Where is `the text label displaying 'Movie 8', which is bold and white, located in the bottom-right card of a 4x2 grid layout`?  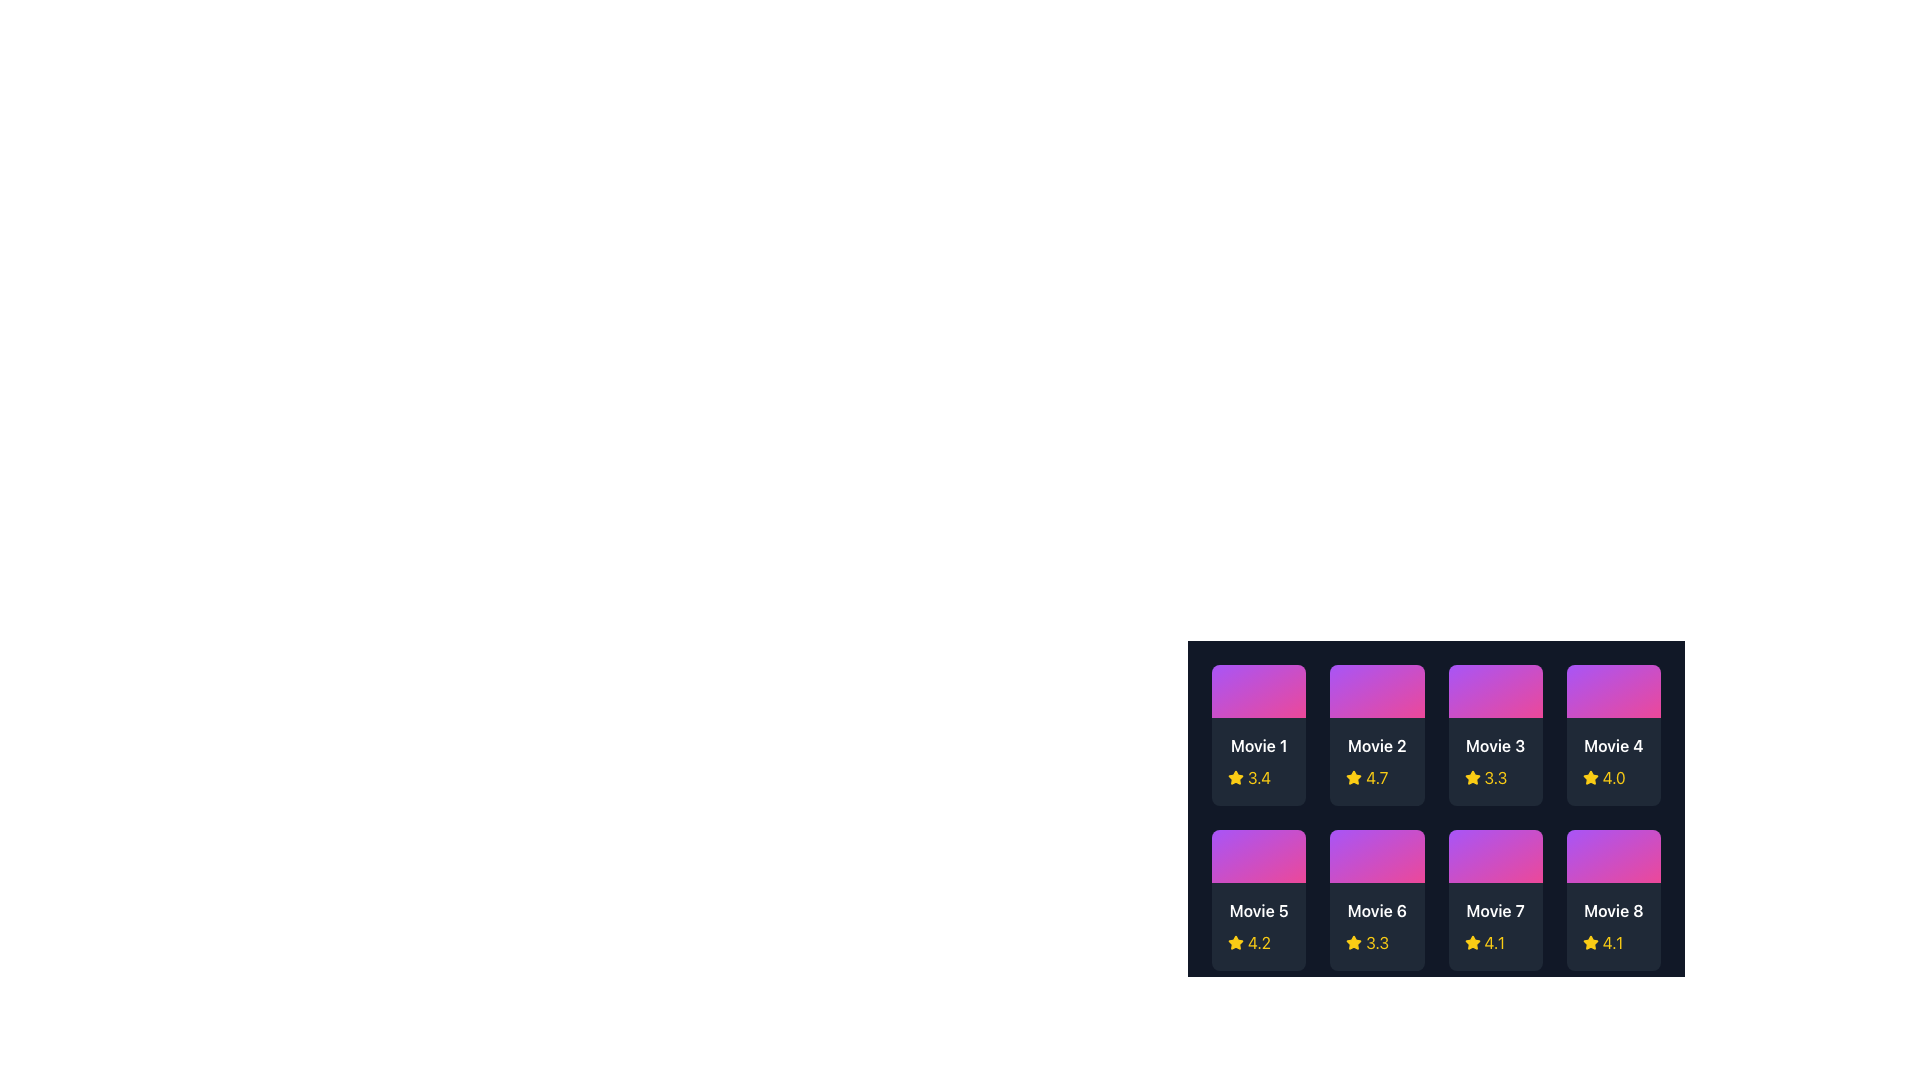 the text label displaying 'Movie 8', which is bold and white, located in the bottom-right card of a 4x2 grid layout is located at coordinates (1613, 910).